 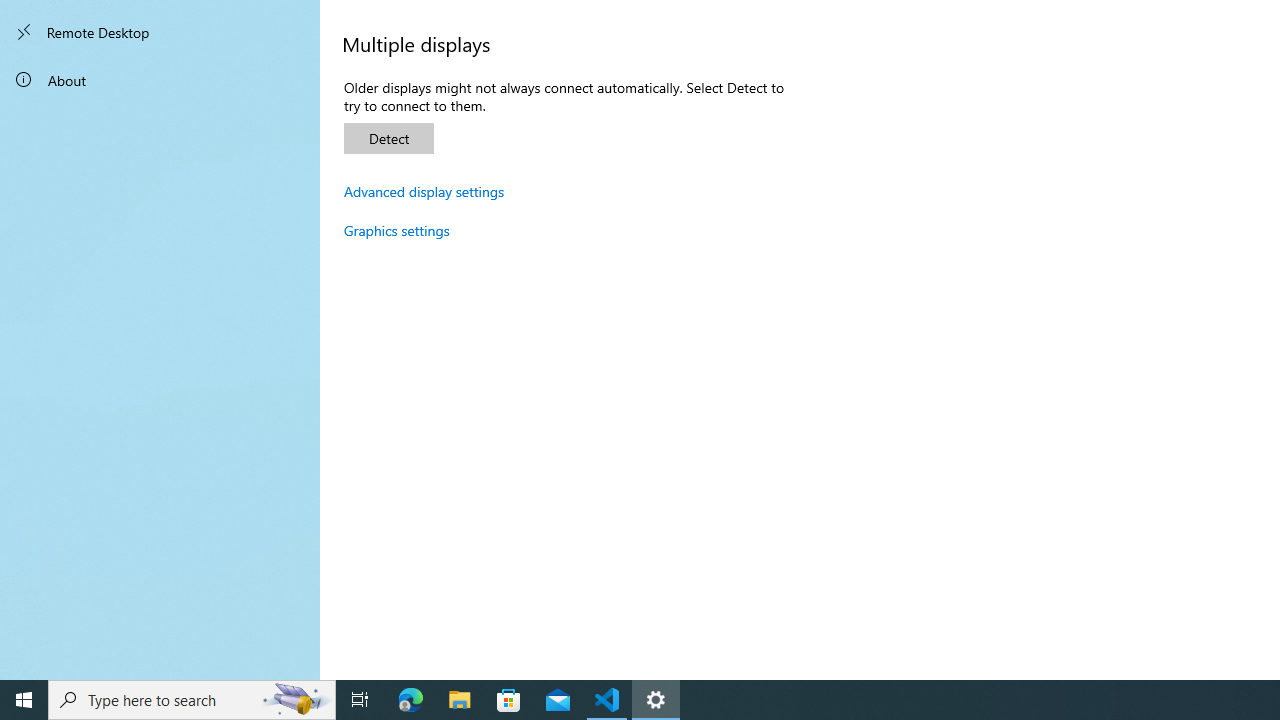 I want to click on 'About', so click(x=160, y=78).